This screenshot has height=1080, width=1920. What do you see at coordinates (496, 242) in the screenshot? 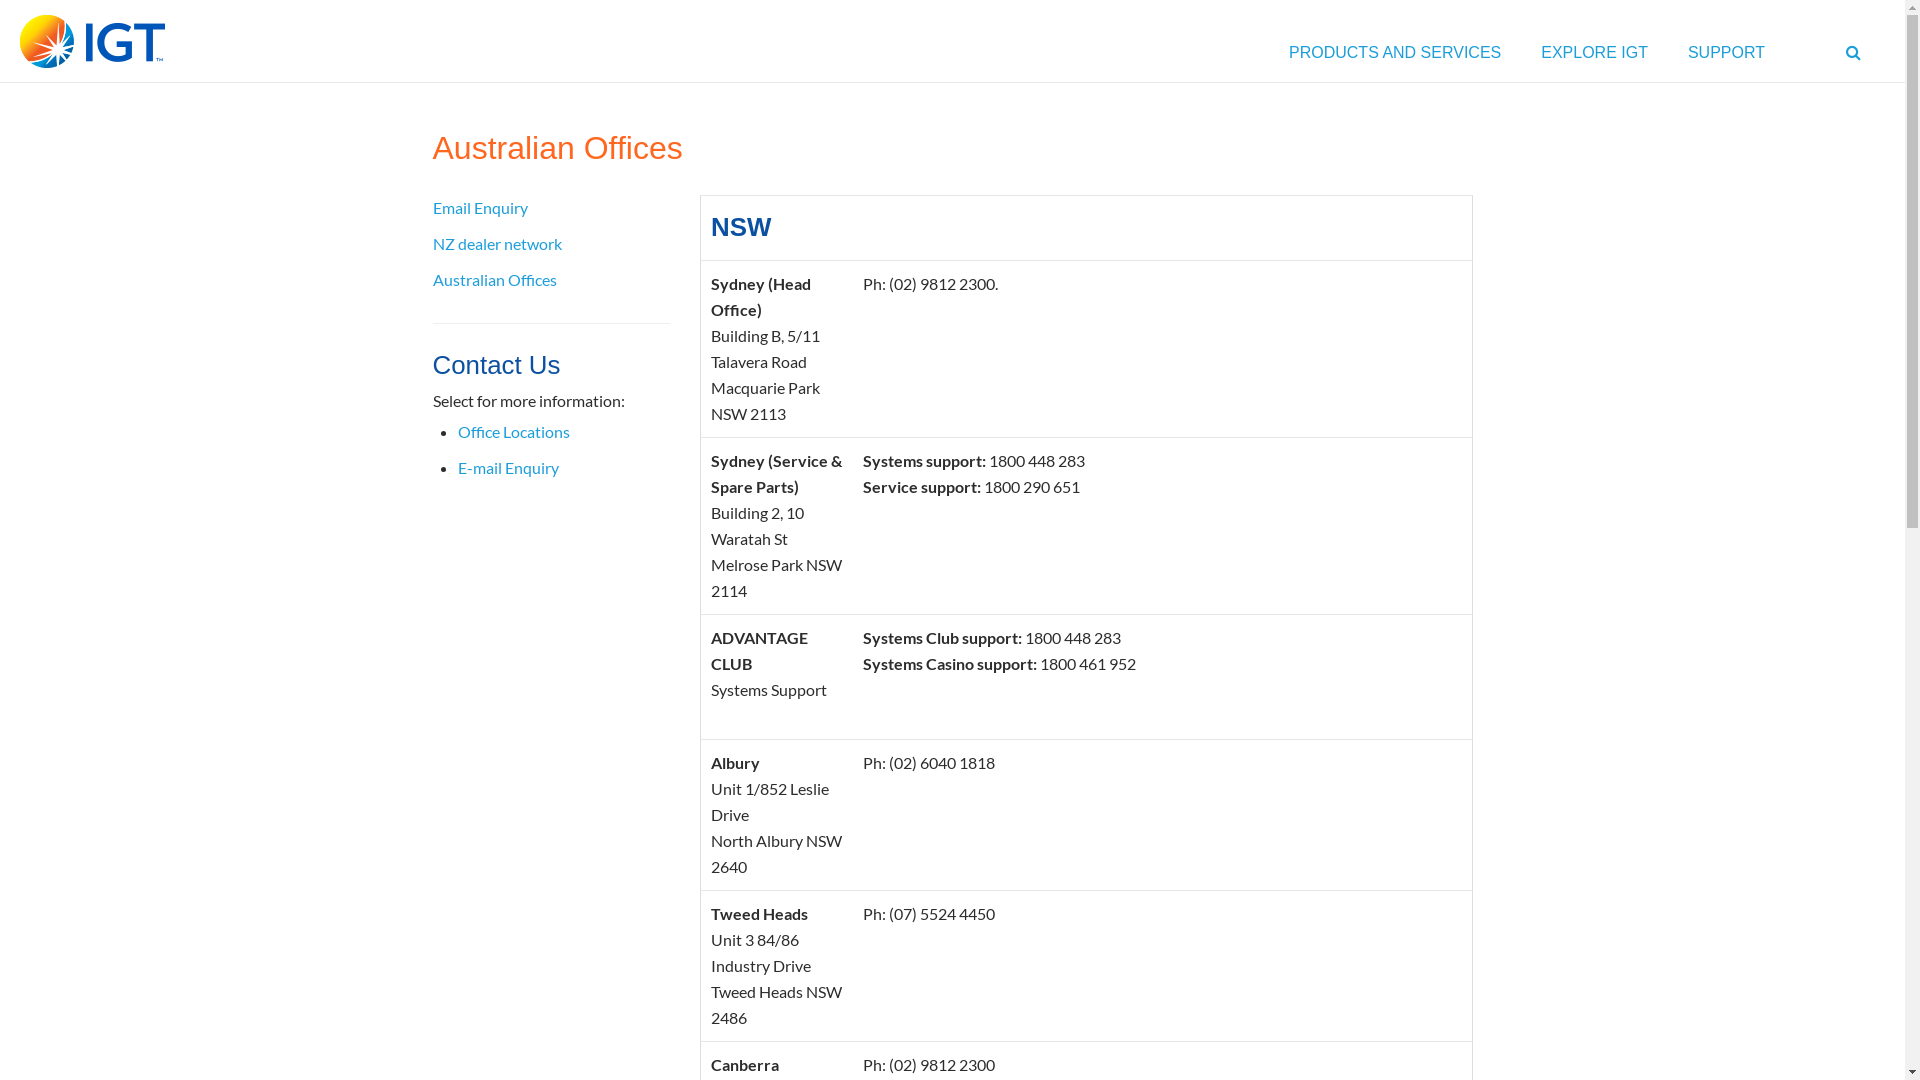
I see `'NZ dealer network'` at bounding box center [496, 242].